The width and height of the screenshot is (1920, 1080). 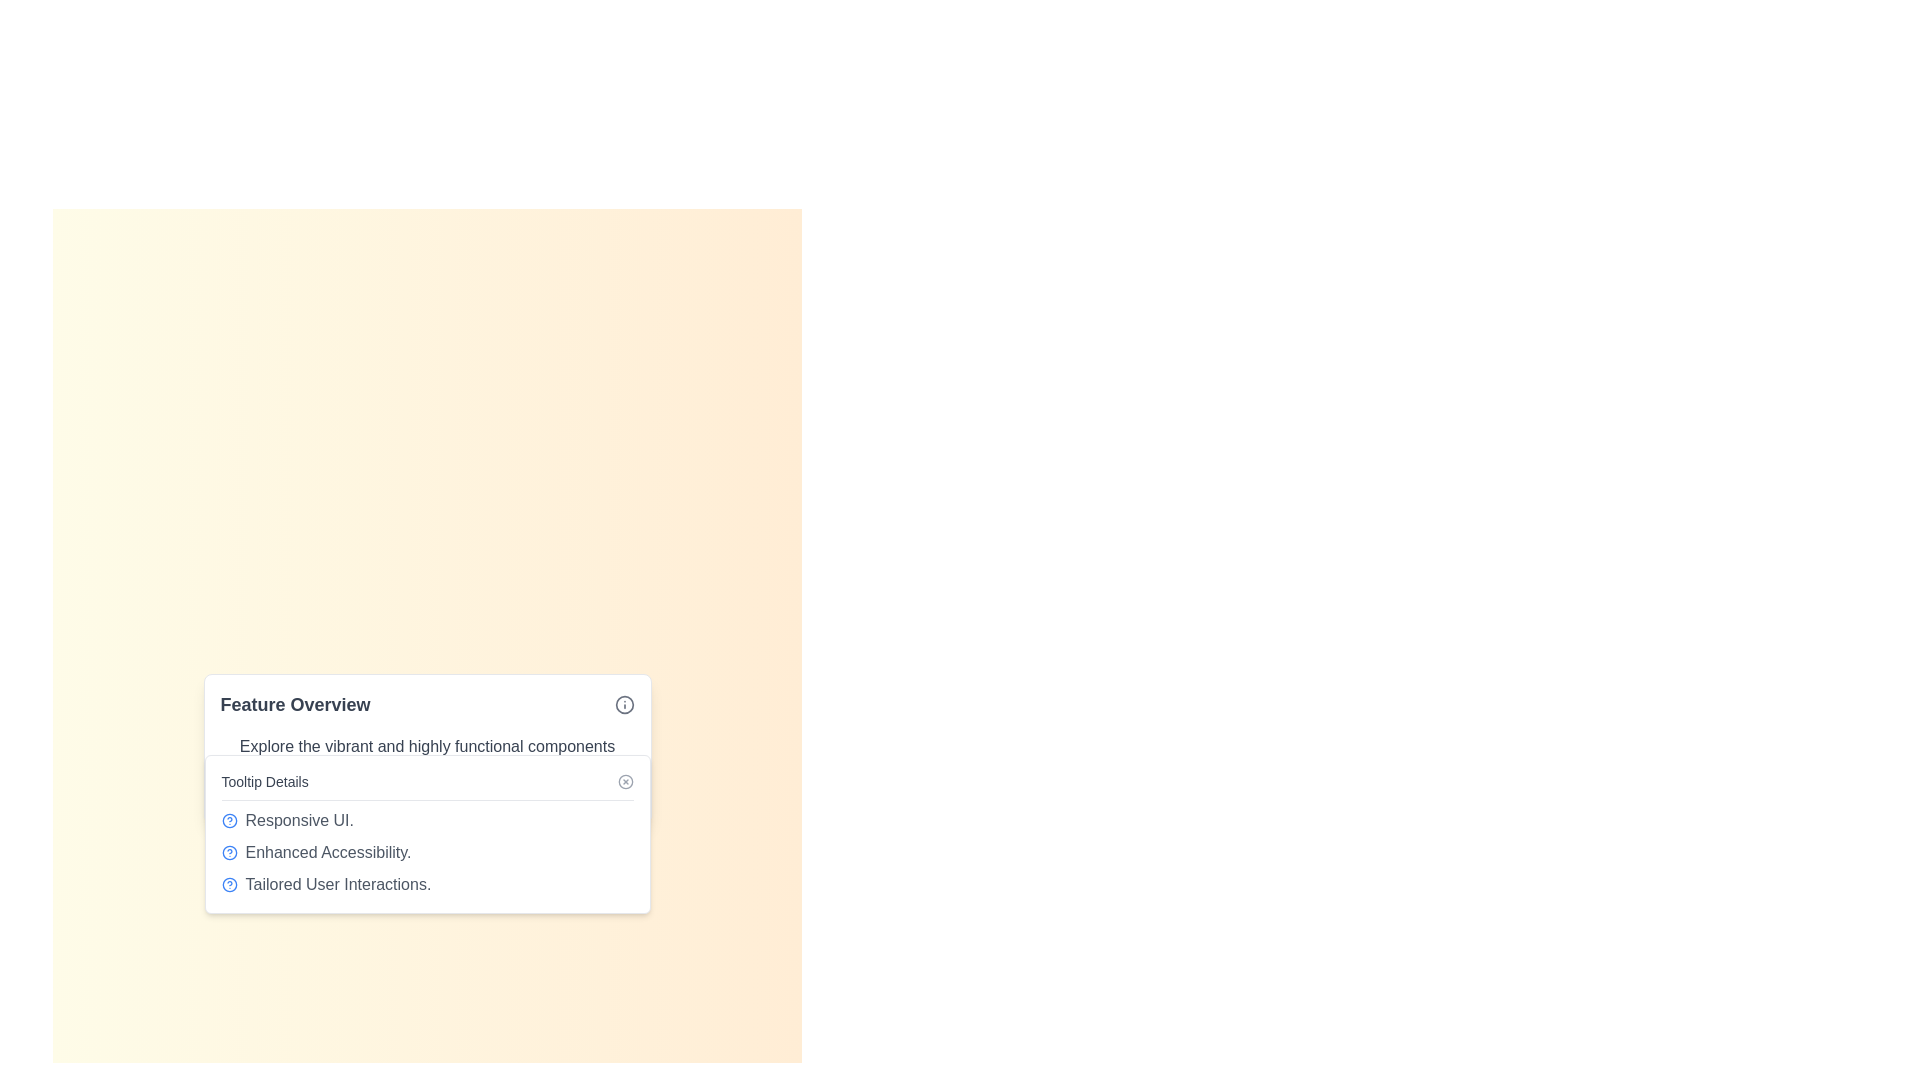 What do you see at coordinates (229, 852) in the screenshot?
I see `the blue circular outline help icon with a question mark, located next to the 'Enhanced Accessibility.' text for more details` at bounding box center [229, 852].